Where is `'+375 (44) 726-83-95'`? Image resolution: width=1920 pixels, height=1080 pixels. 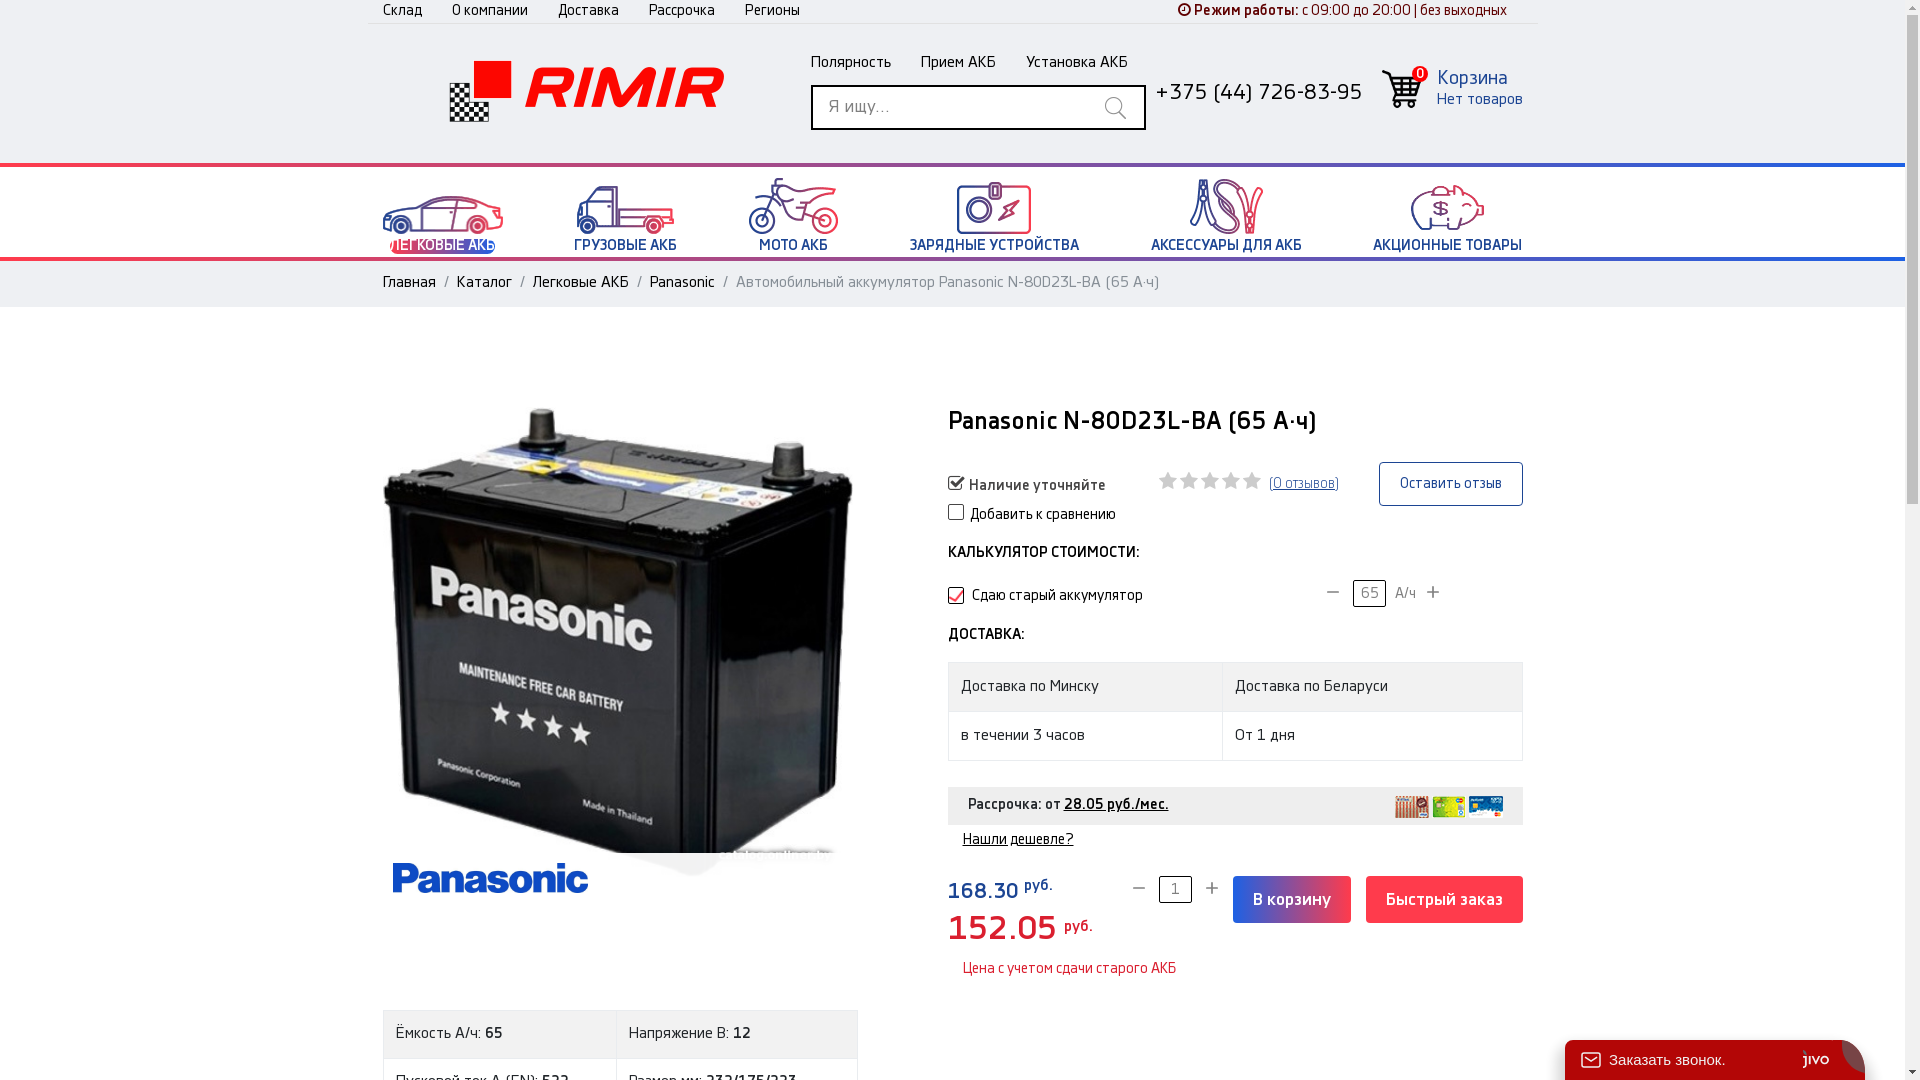
'+375 (44) 726-83-95' is located at coordinates (1153, 92).